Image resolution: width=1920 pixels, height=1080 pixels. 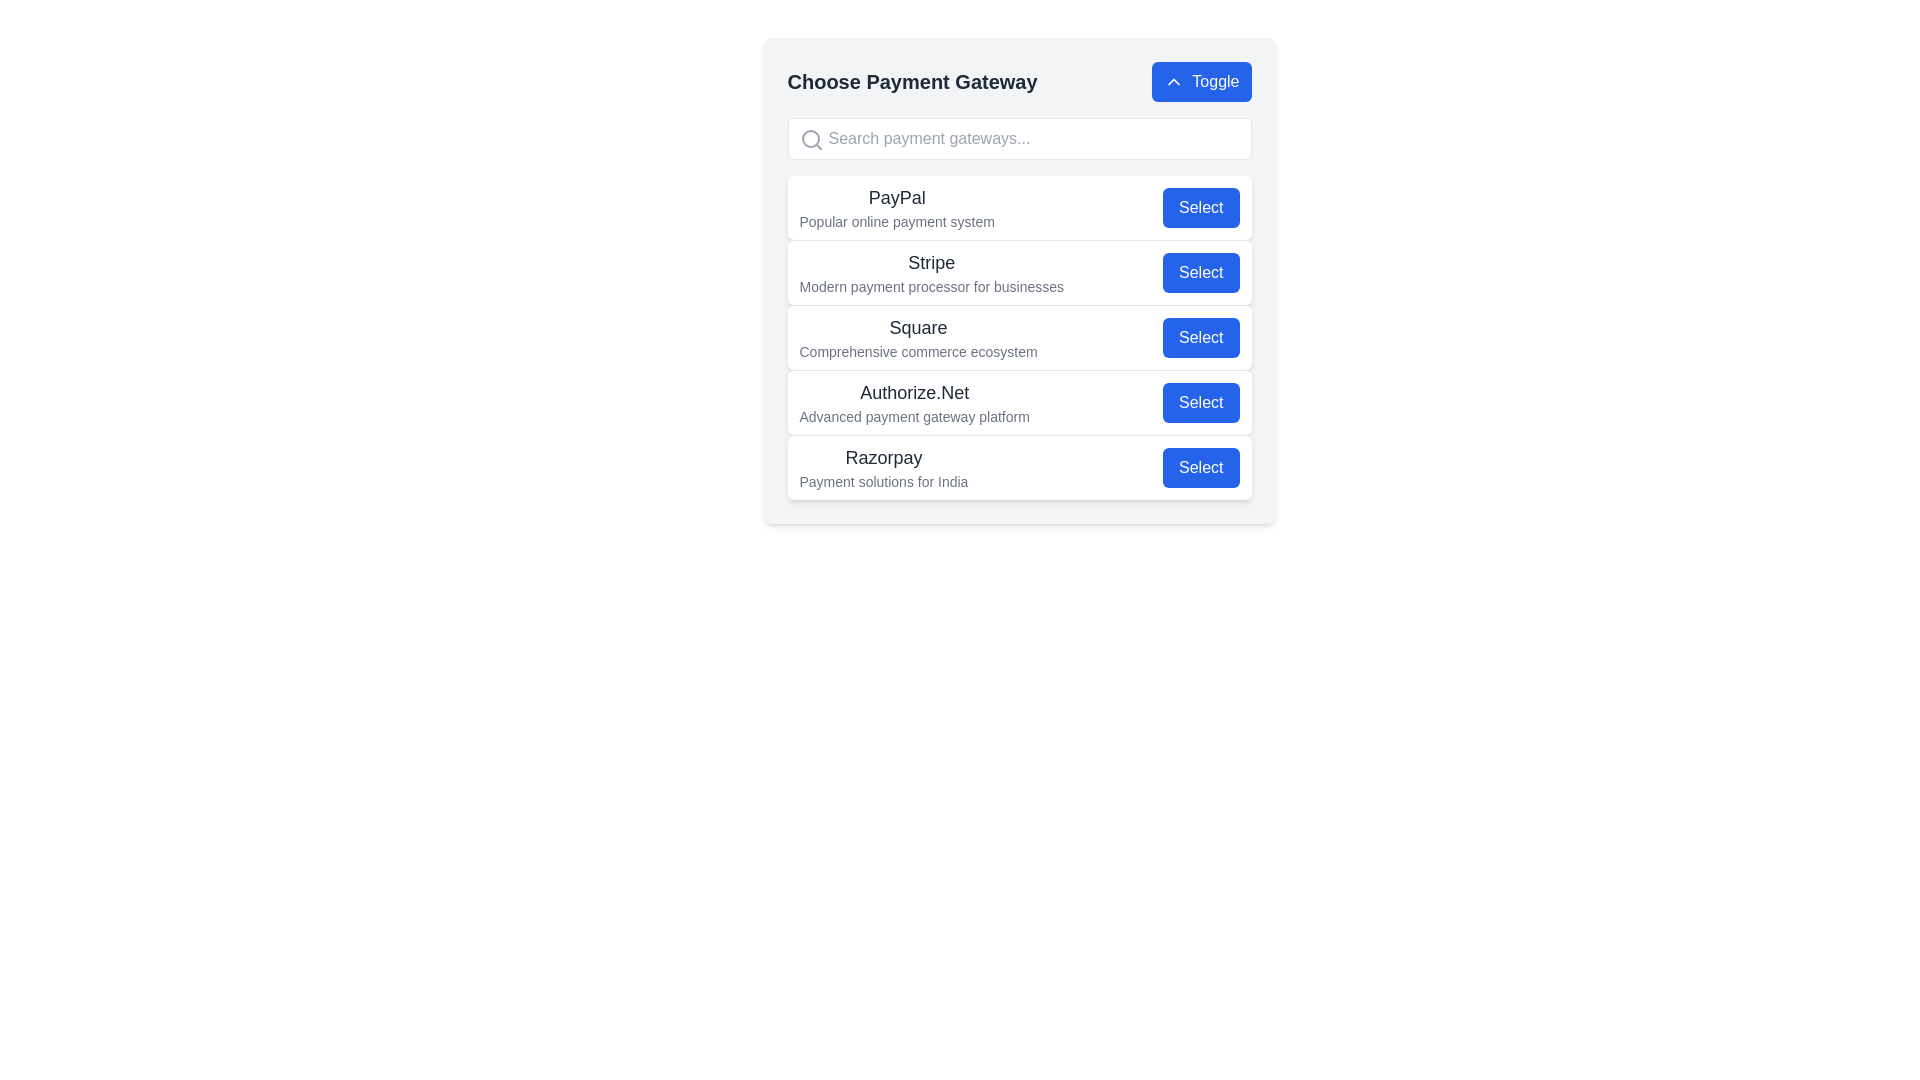 What do you see at coordinates (1174, 80) in the screenshot?
I see `the upwards-pointing chevron icon within the blue 'Toggle' button to interact with the payment gateway selection` at bounding box center [1174, 80].